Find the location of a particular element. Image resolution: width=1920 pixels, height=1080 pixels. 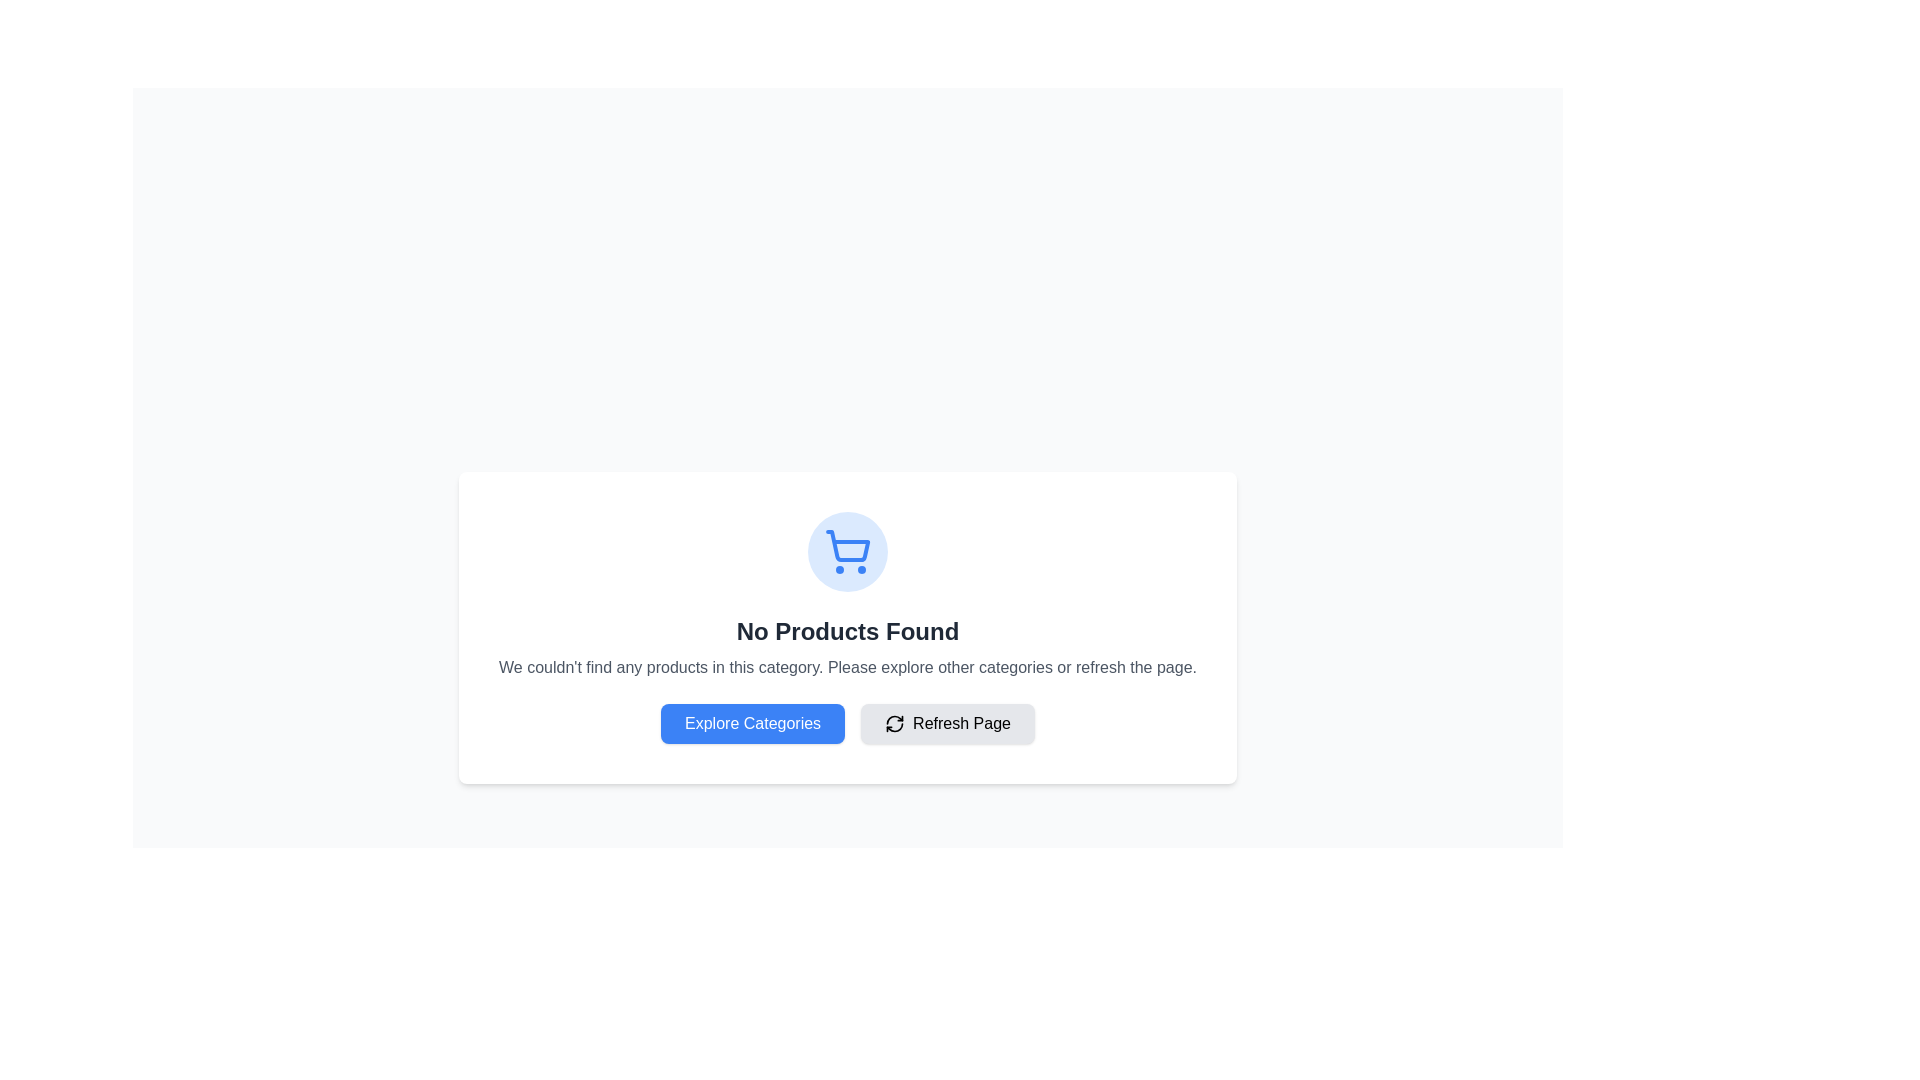

the circular light blue Icon Button containing a blue shopping cart icon located at the top center of the card-like area above the 'No Products Found' text is located at coordinates (848, 551).